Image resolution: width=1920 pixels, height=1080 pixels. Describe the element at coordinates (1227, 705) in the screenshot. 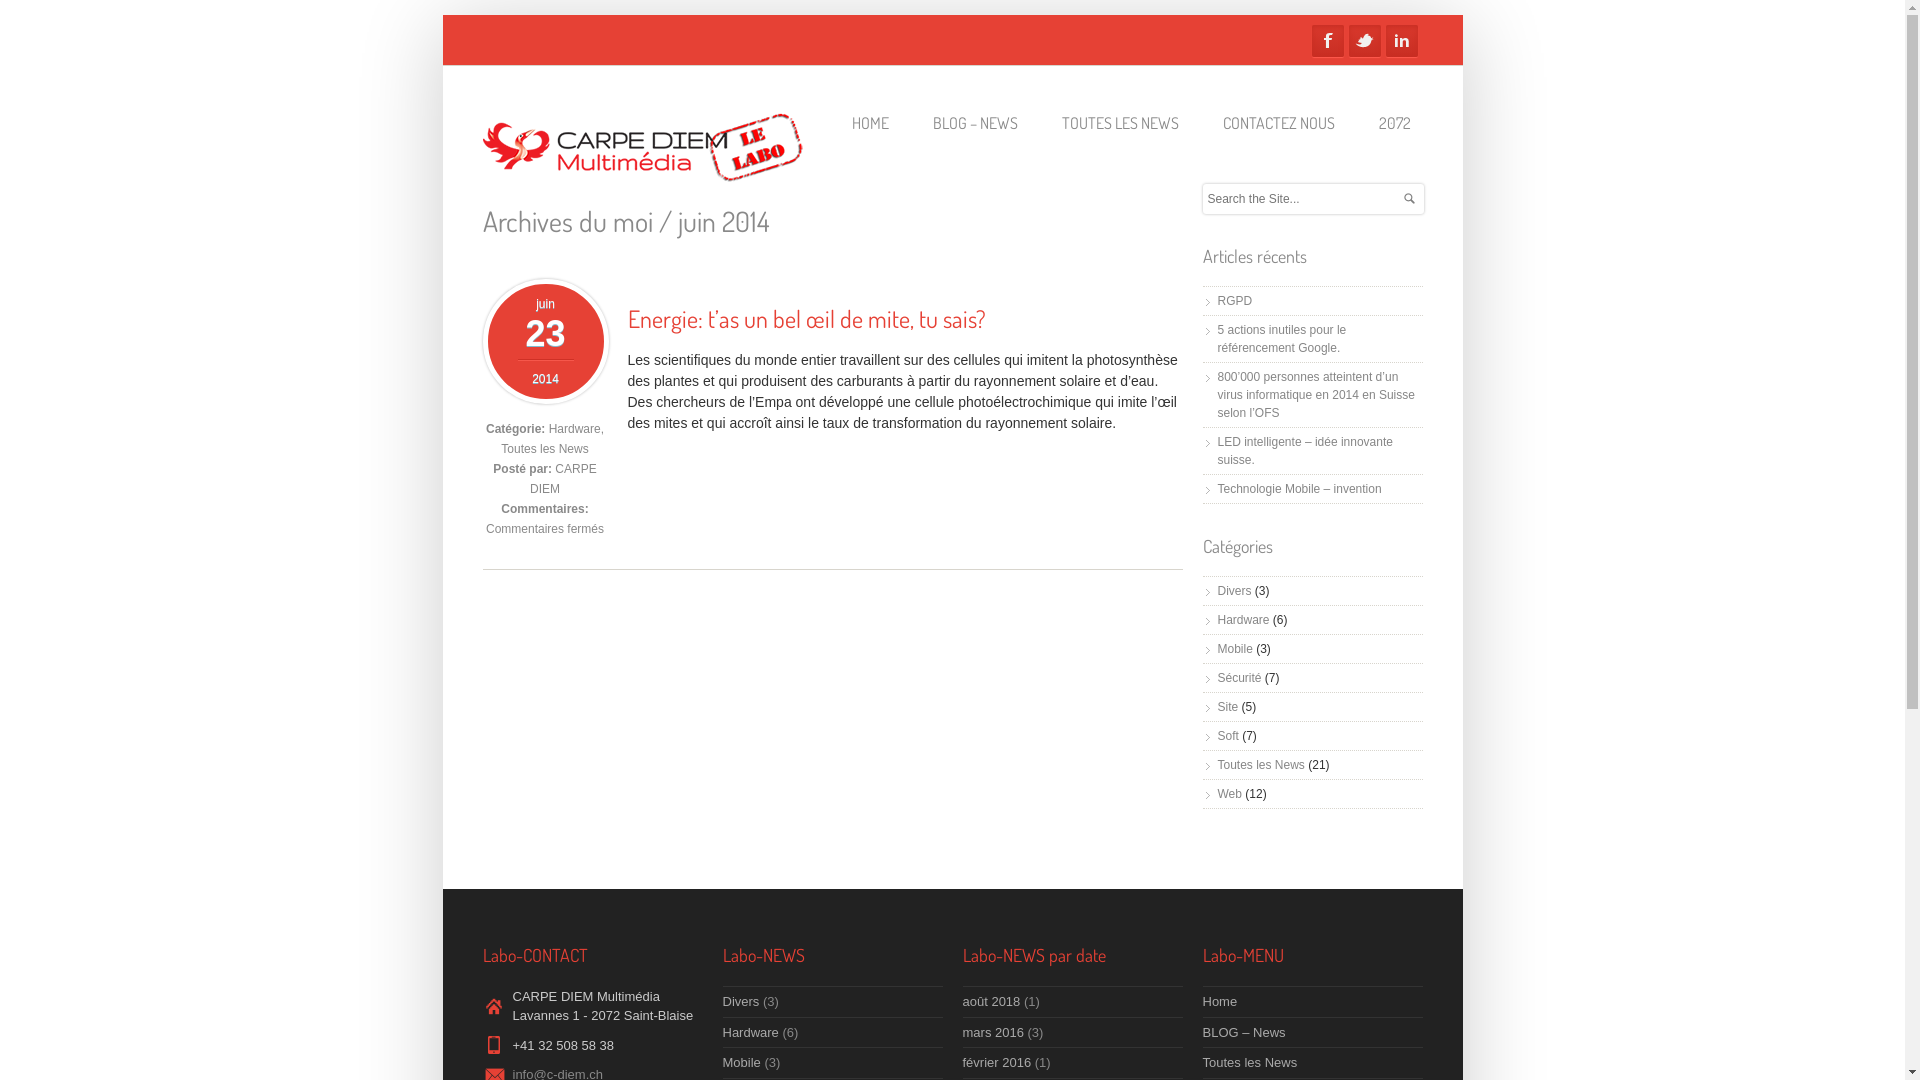

I see `'Site'` at that location.